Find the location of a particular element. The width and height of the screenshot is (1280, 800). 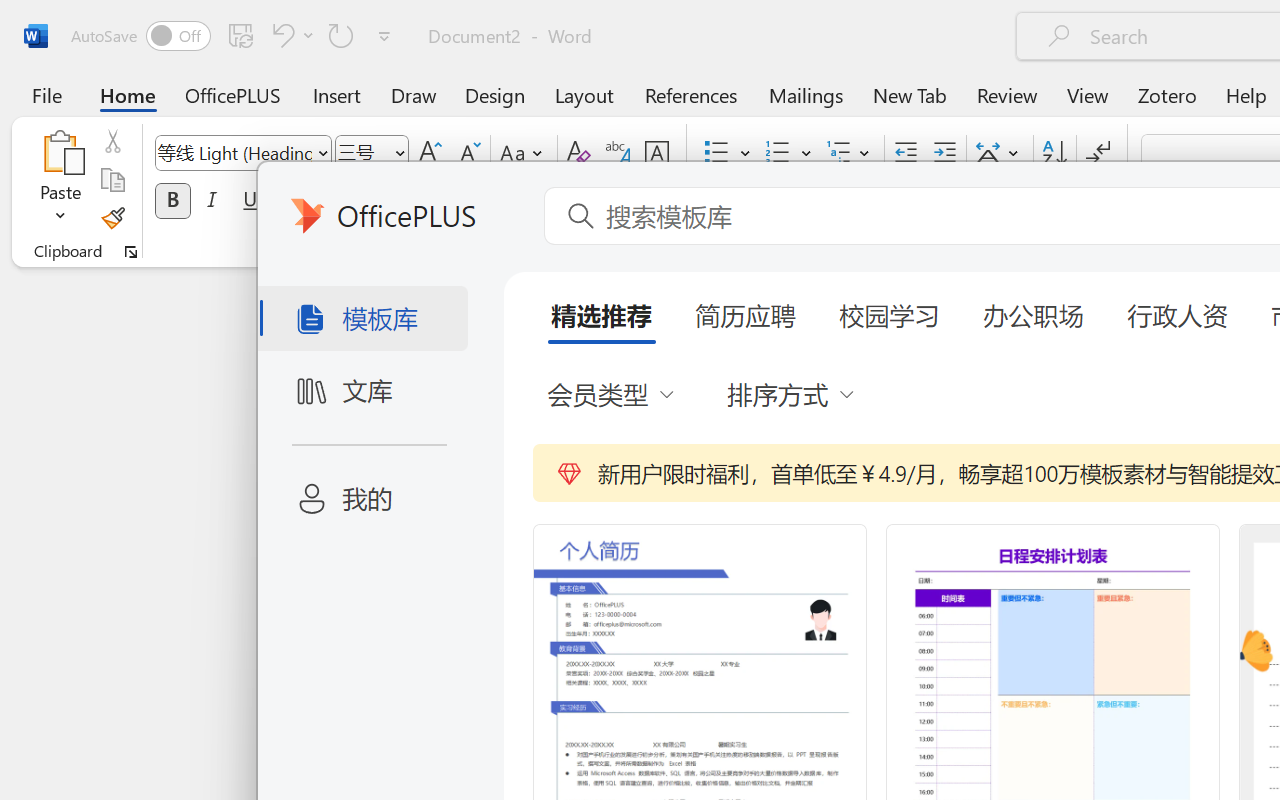

'Customize Quick Access Toolbar' is located at coordinates (384, 35).